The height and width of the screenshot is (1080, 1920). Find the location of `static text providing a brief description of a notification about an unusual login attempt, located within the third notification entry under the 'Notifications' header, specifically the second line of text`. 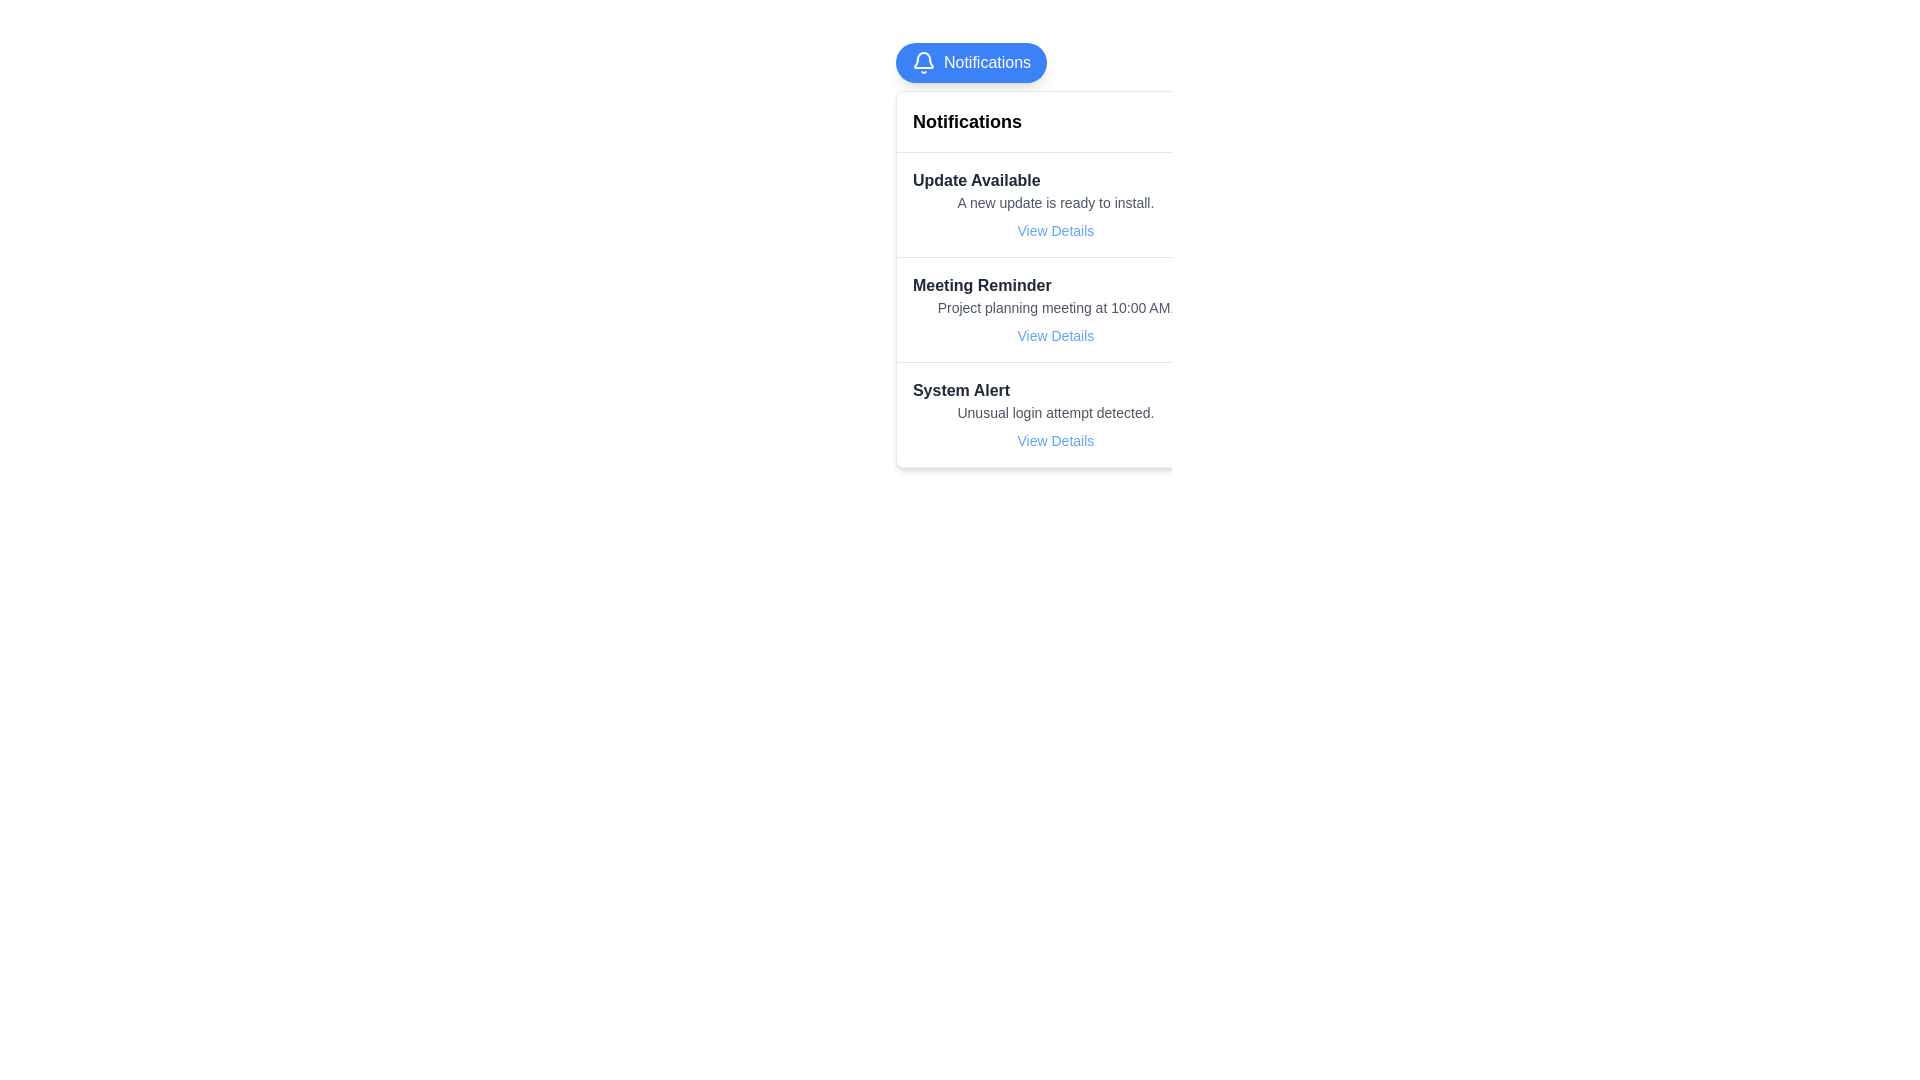

static text providing a brief description of a notification about an unusual login attempt, located within the third notification entry under the 'Notifications' header, specifically the second line of text is located at coordinates (1055, 411).